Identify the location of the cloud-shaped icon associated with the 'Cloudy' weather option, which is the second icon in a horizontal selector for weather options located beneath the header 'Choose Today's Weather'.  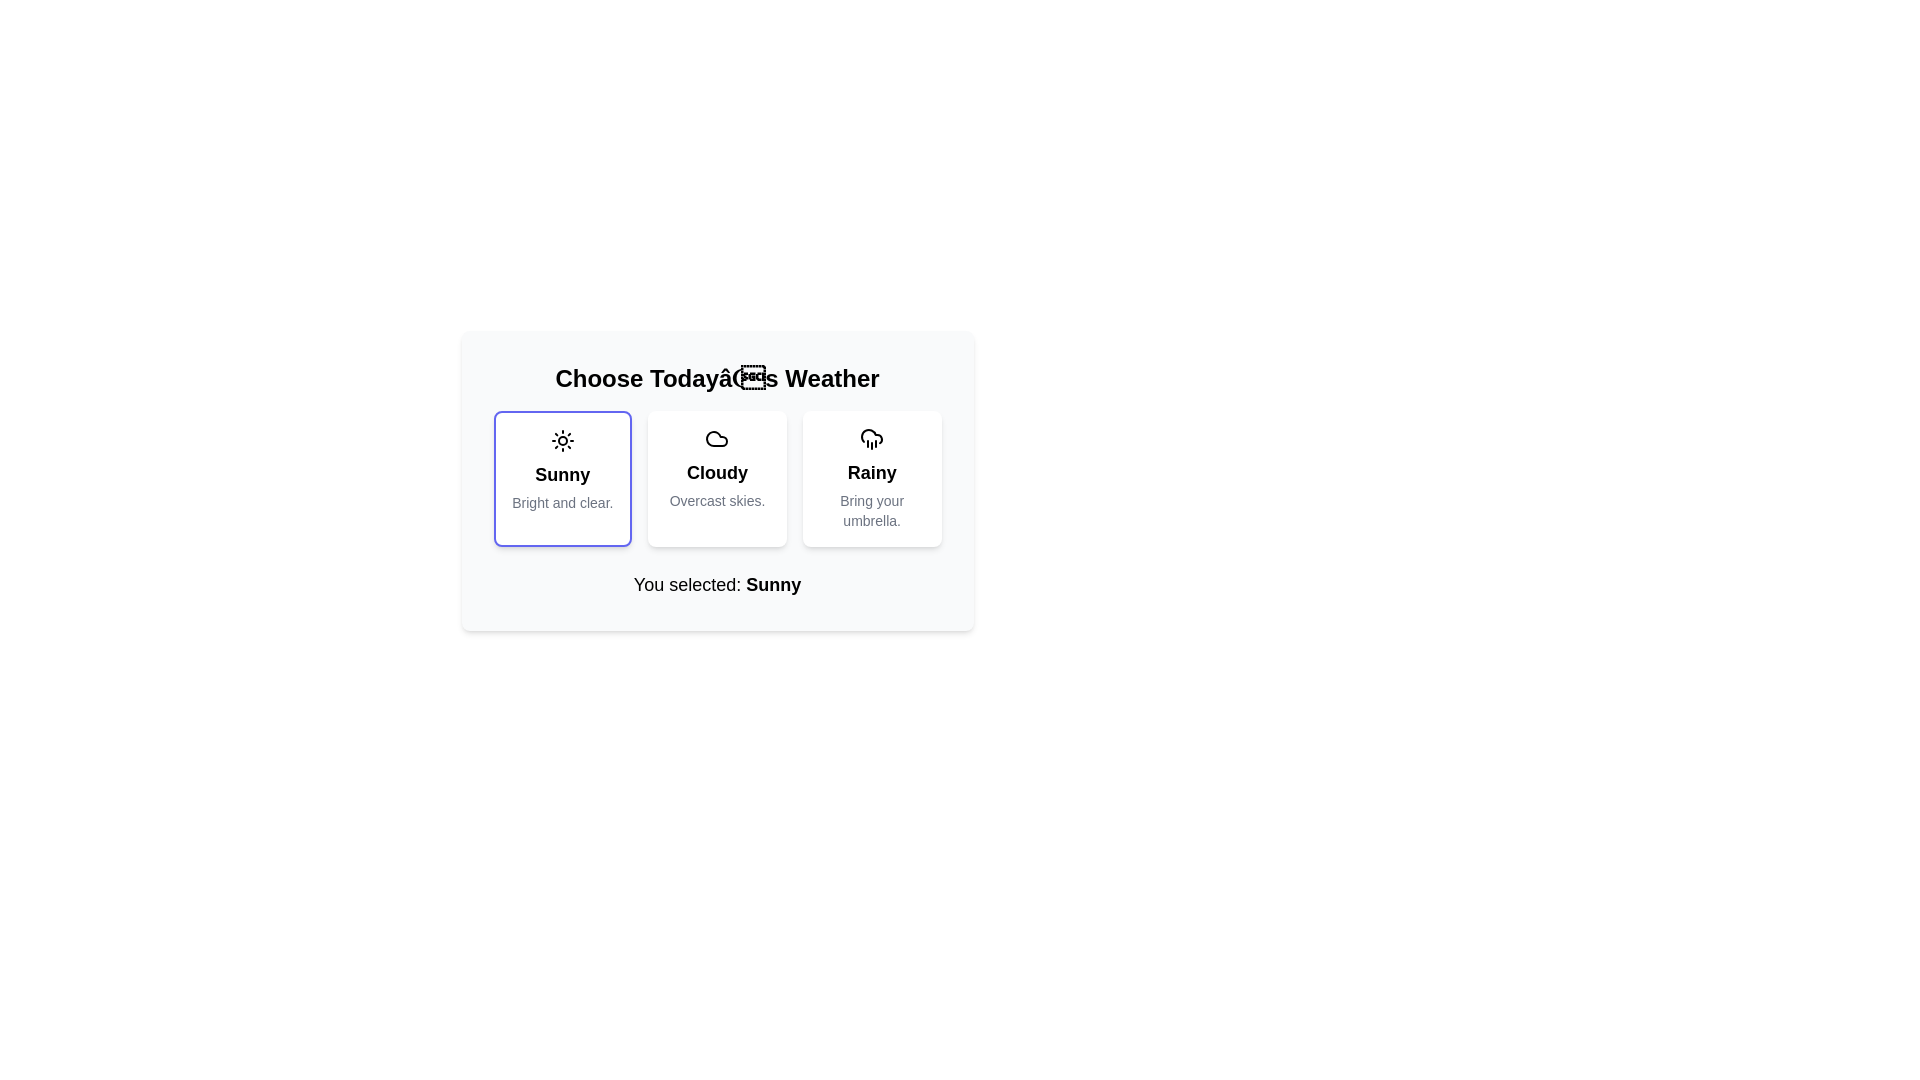
(717, 438).